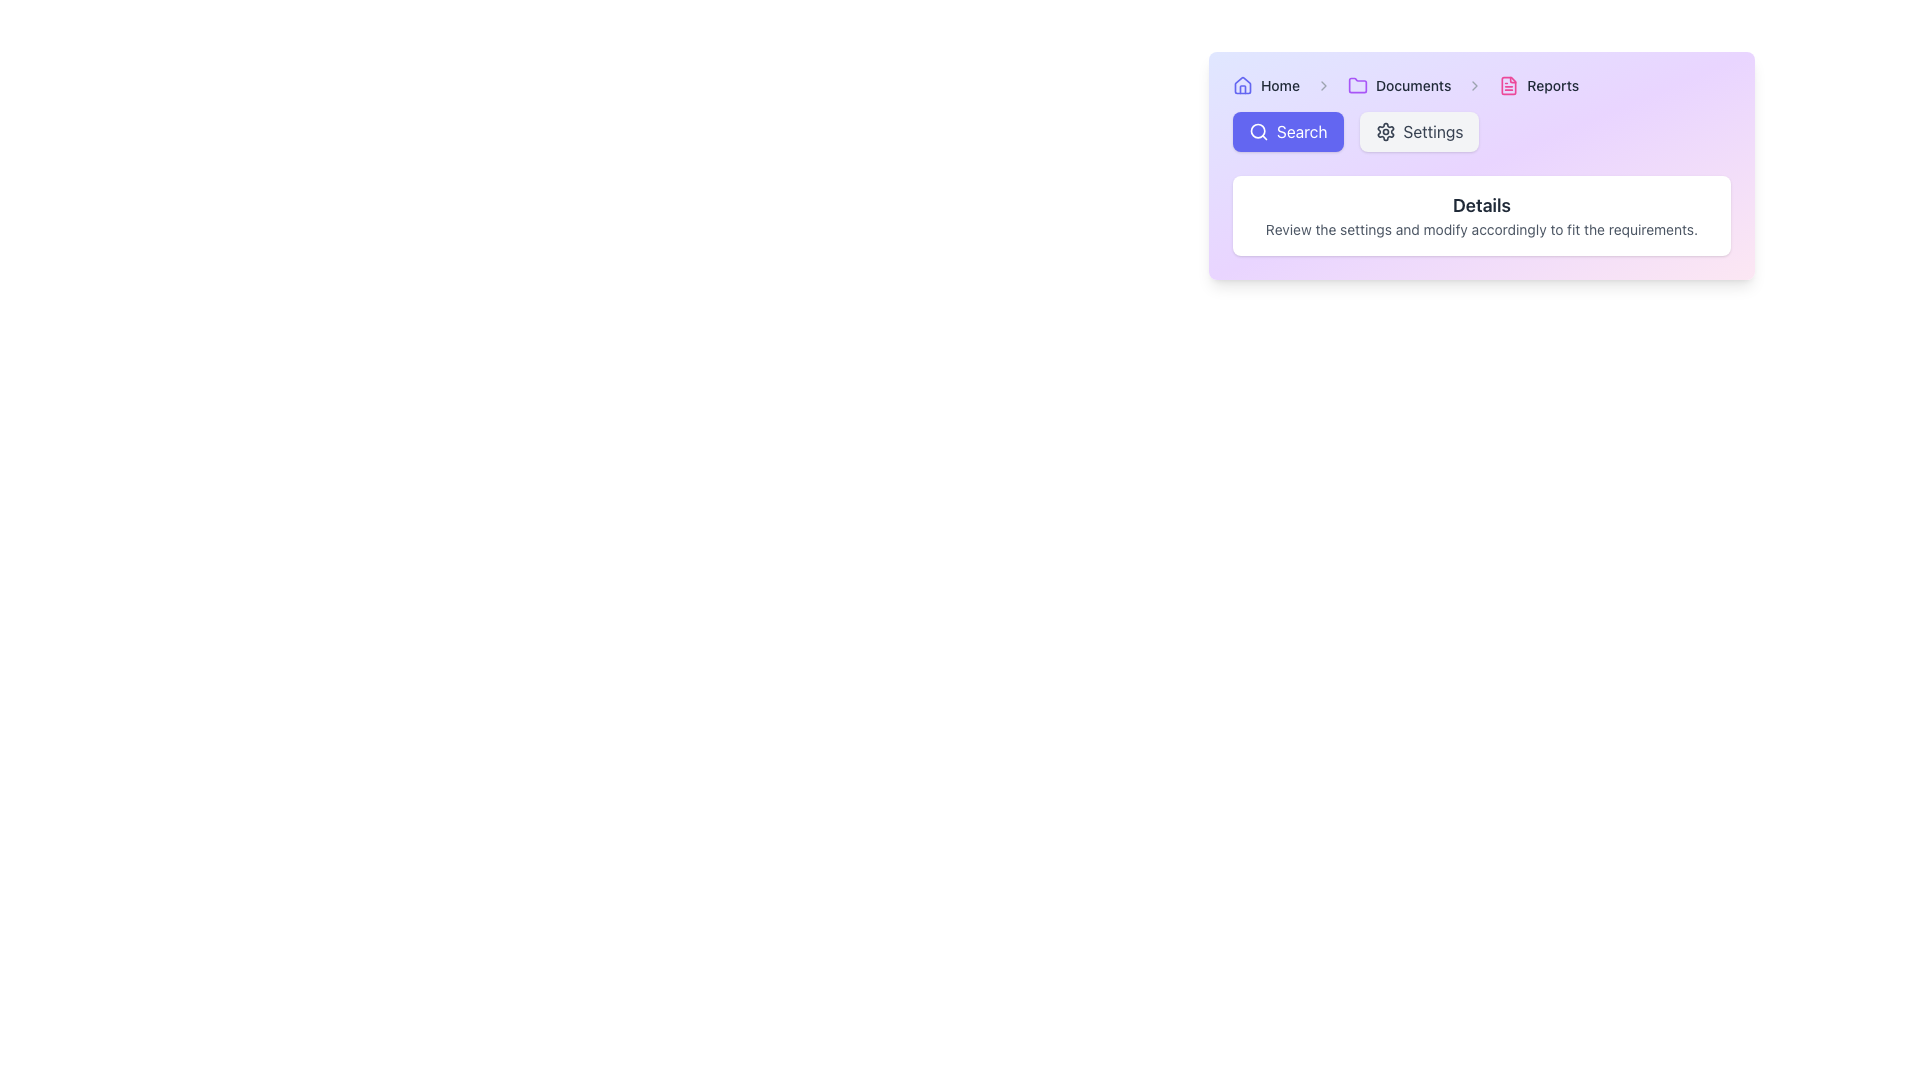  What do you see at coordinates (1324, 84) in the screenshot?
I see `the second navigational arrow in the breadcrumb trail that separates the 'Home' and 'Documents' sections` at bounding box center [1324, 84].